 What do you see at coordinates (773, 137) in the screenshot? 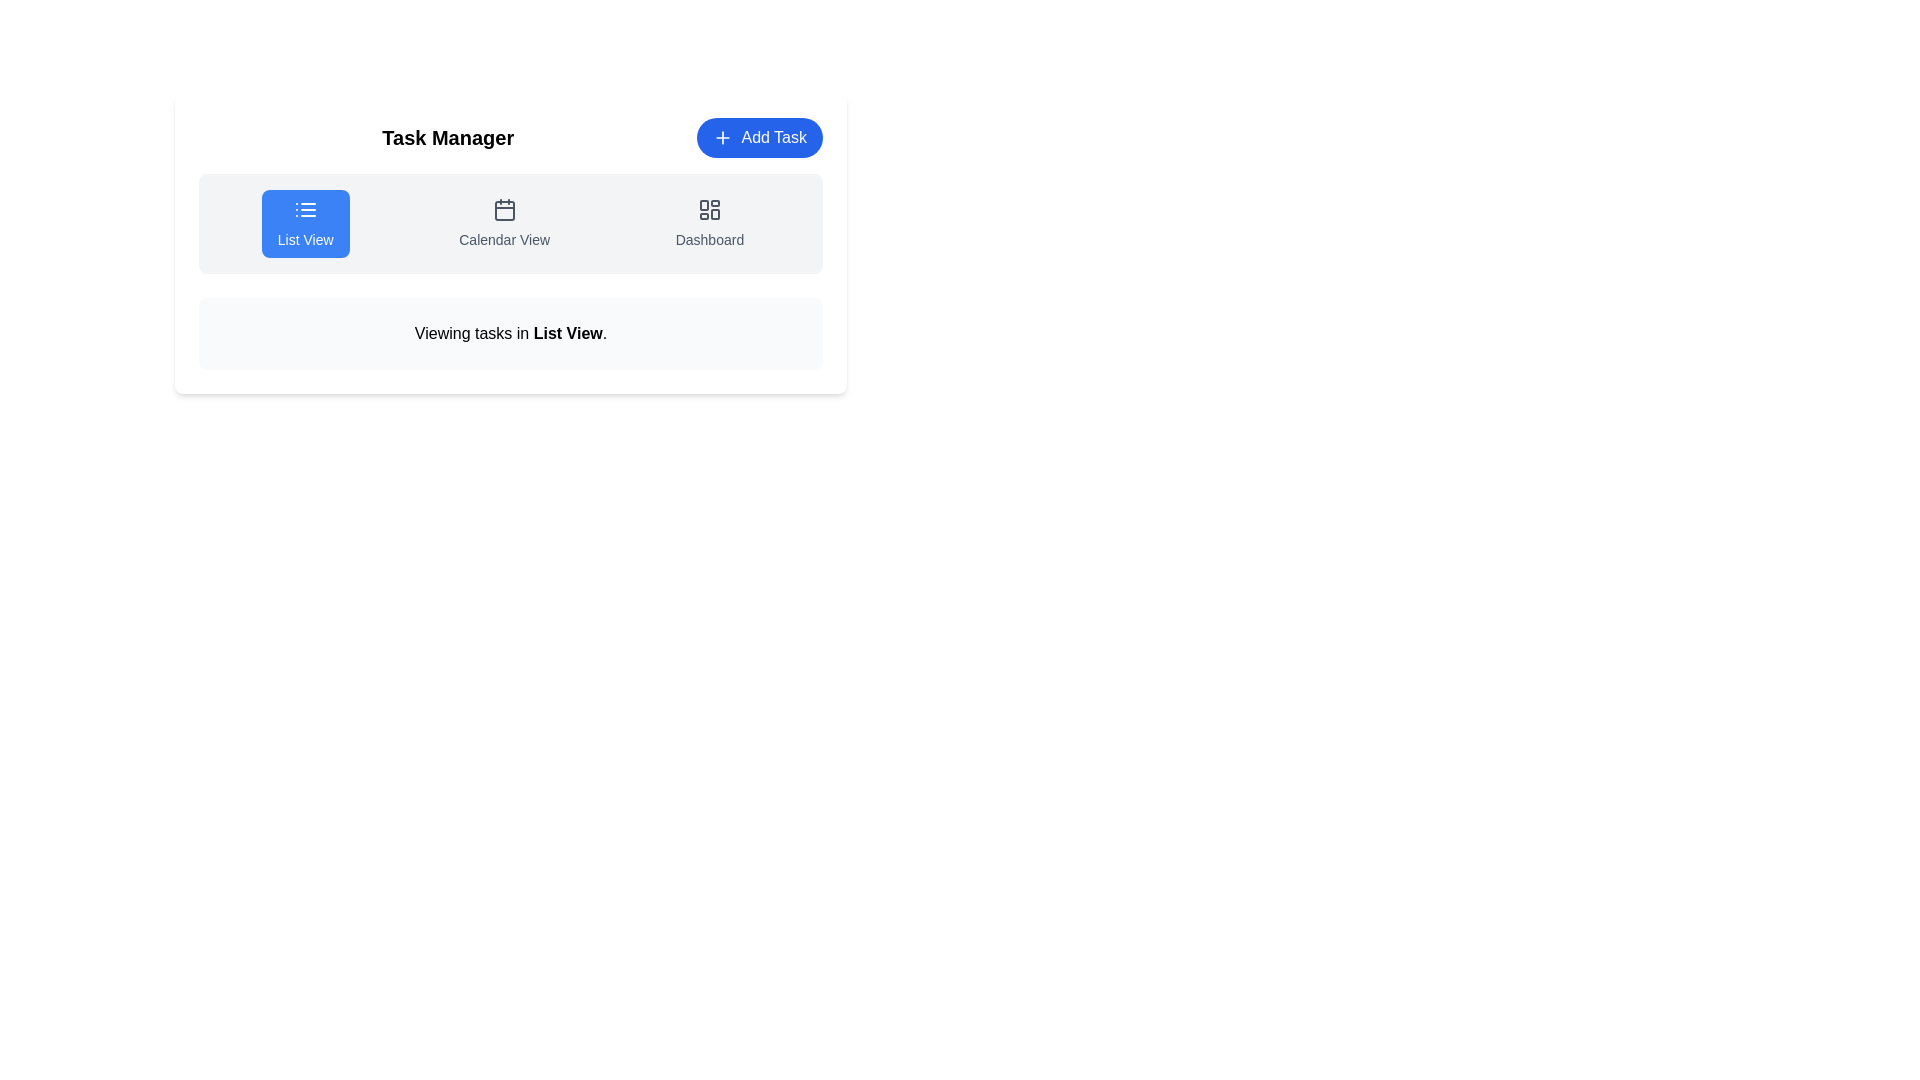
I see `text label displaying 'Add Task' located in the header section towards the top right corner of the interface, part of a blue button with a '+' icon` at bounding box center [773, 137].